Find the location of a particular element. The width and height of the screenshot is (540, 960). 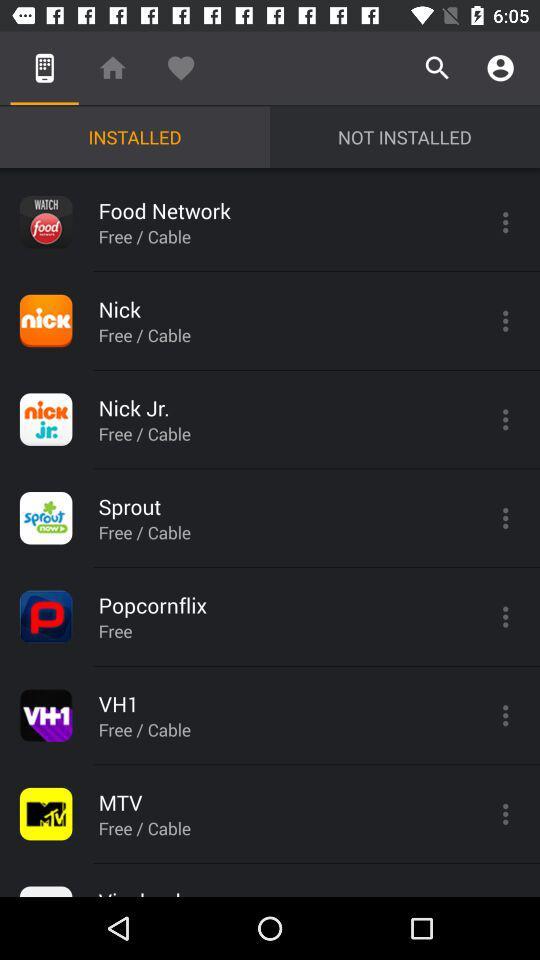

not installed is located at coordinates (405, 136).